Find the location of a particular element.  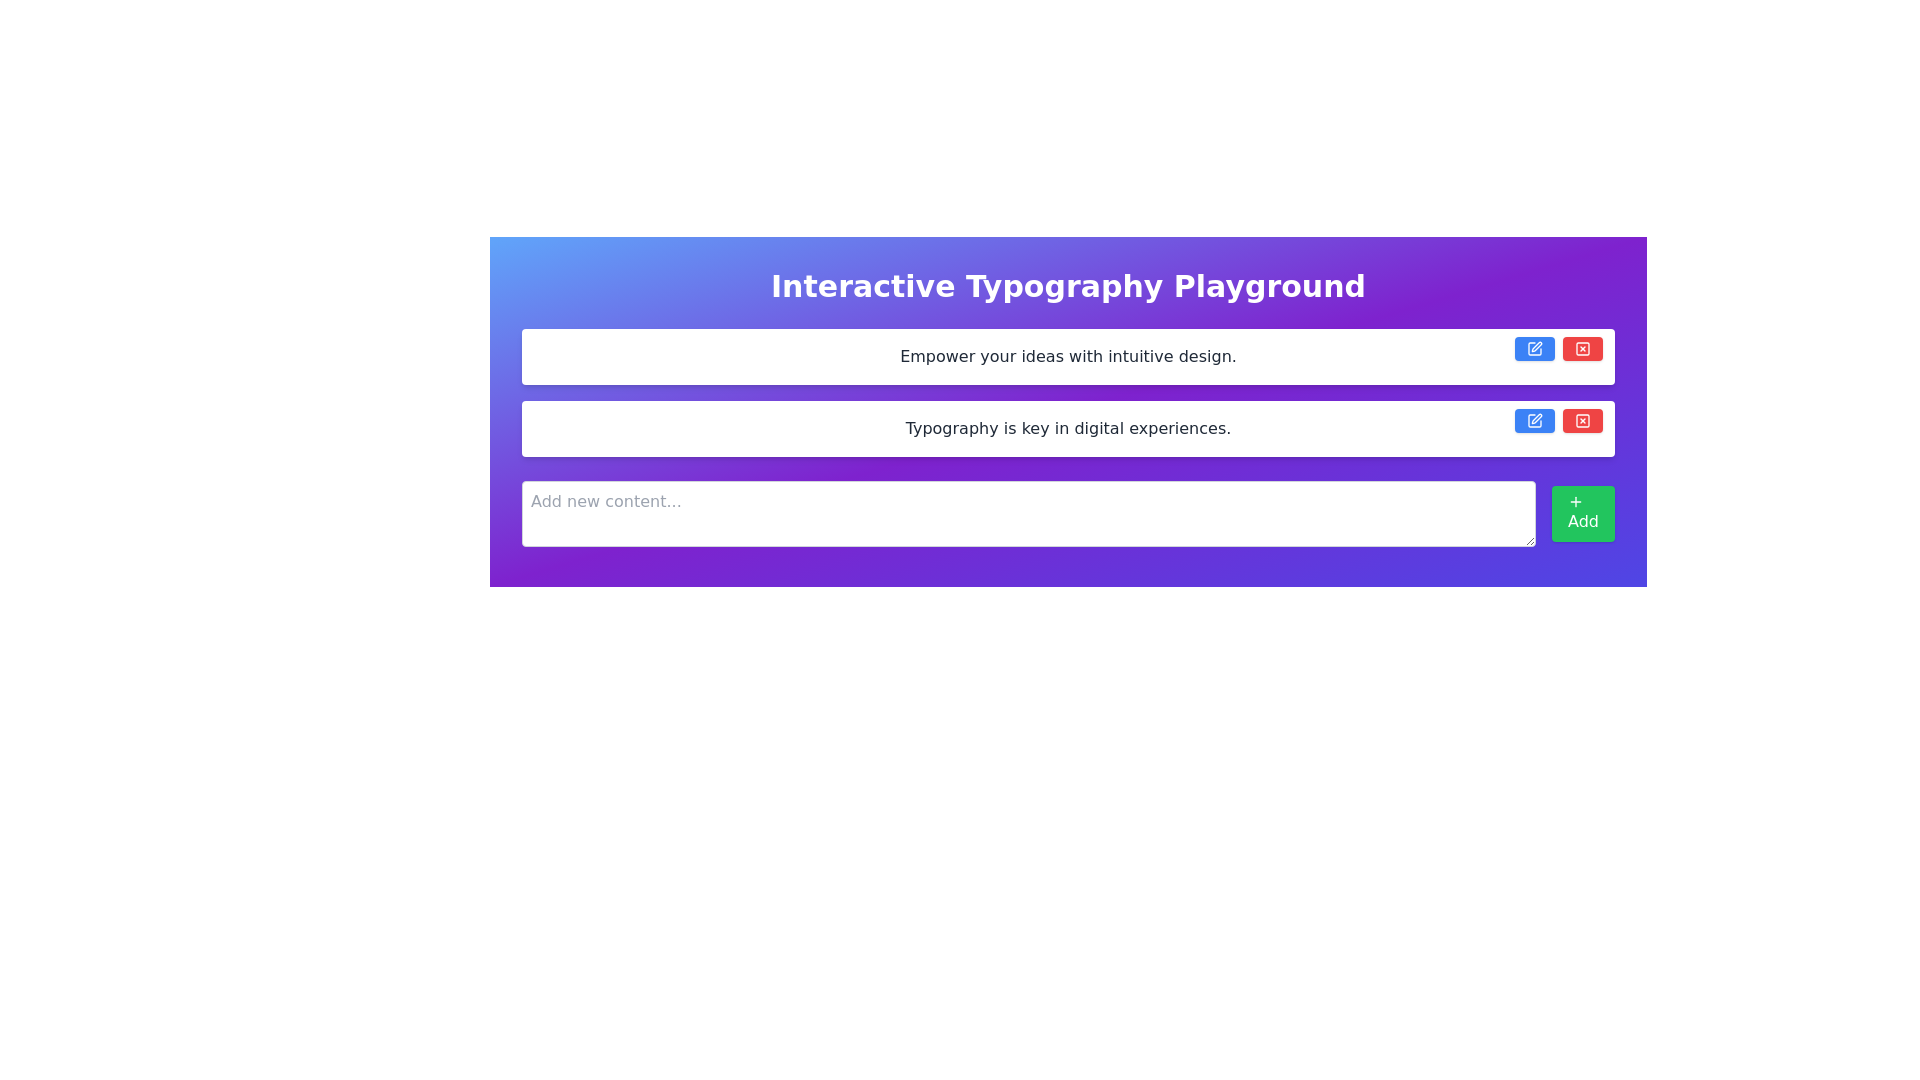

the edit icon, which resembles a pen, located within the blue button on the right end of the input field labeled 'Empower your ideas with intuitive design.' is located at coordinates (1534, 347).